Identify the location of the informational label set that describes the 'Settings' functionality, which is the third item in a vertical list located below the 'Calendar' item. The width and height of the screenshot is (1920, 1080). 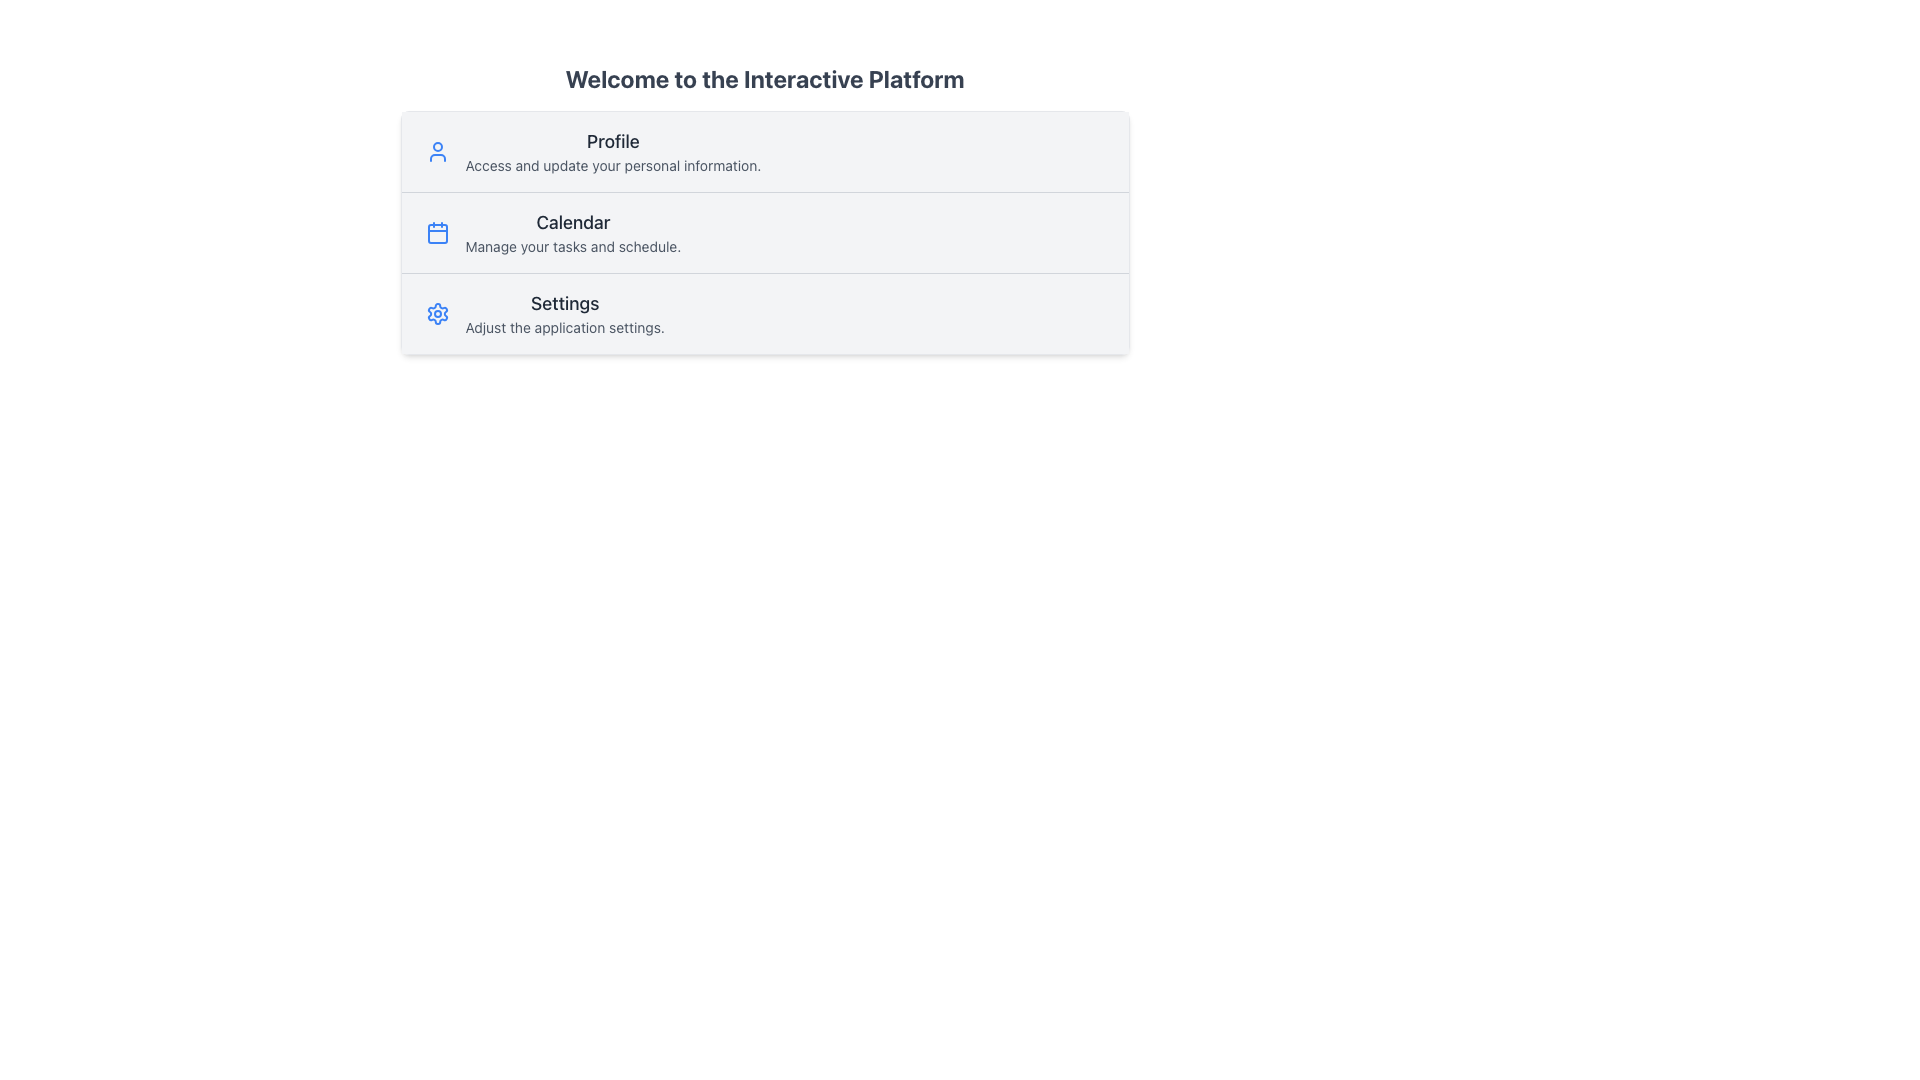
(564, 313).